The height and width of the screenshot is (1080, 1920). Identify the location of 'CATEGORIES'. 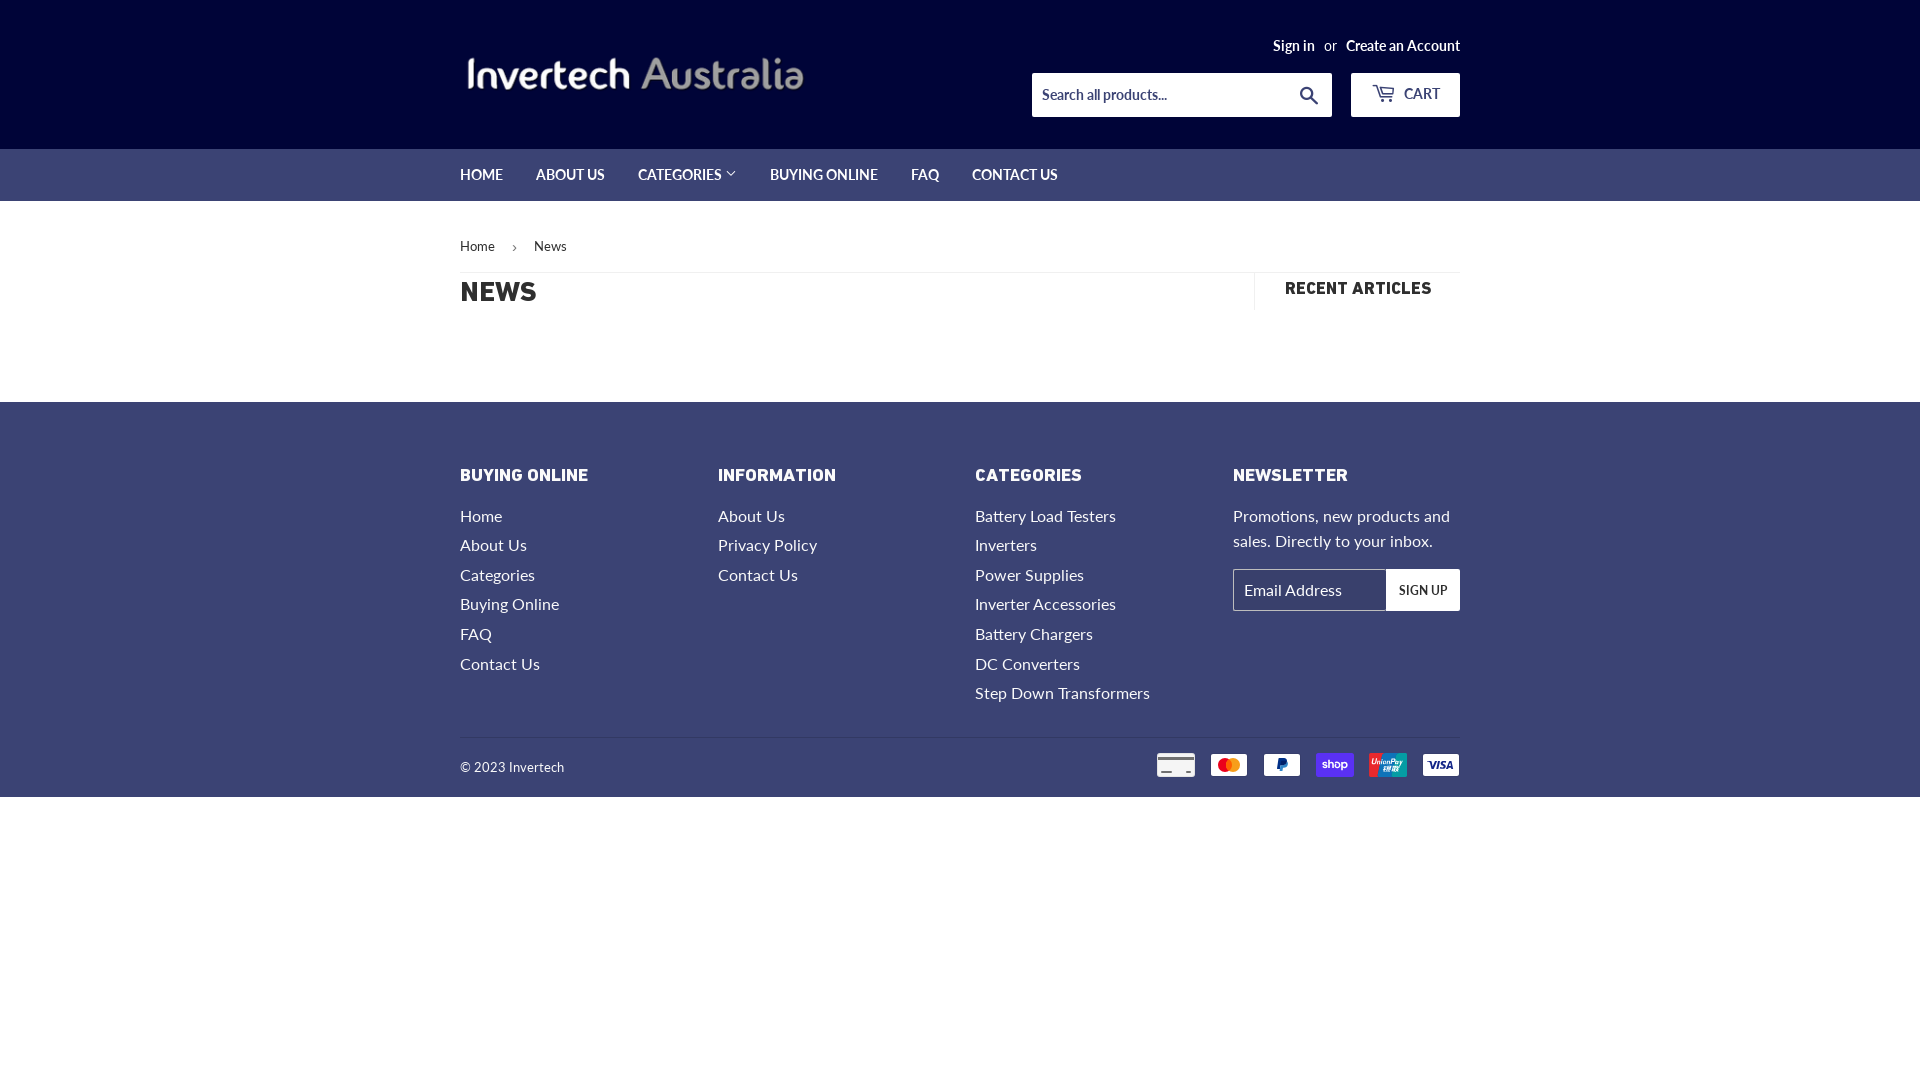
(622, 173).